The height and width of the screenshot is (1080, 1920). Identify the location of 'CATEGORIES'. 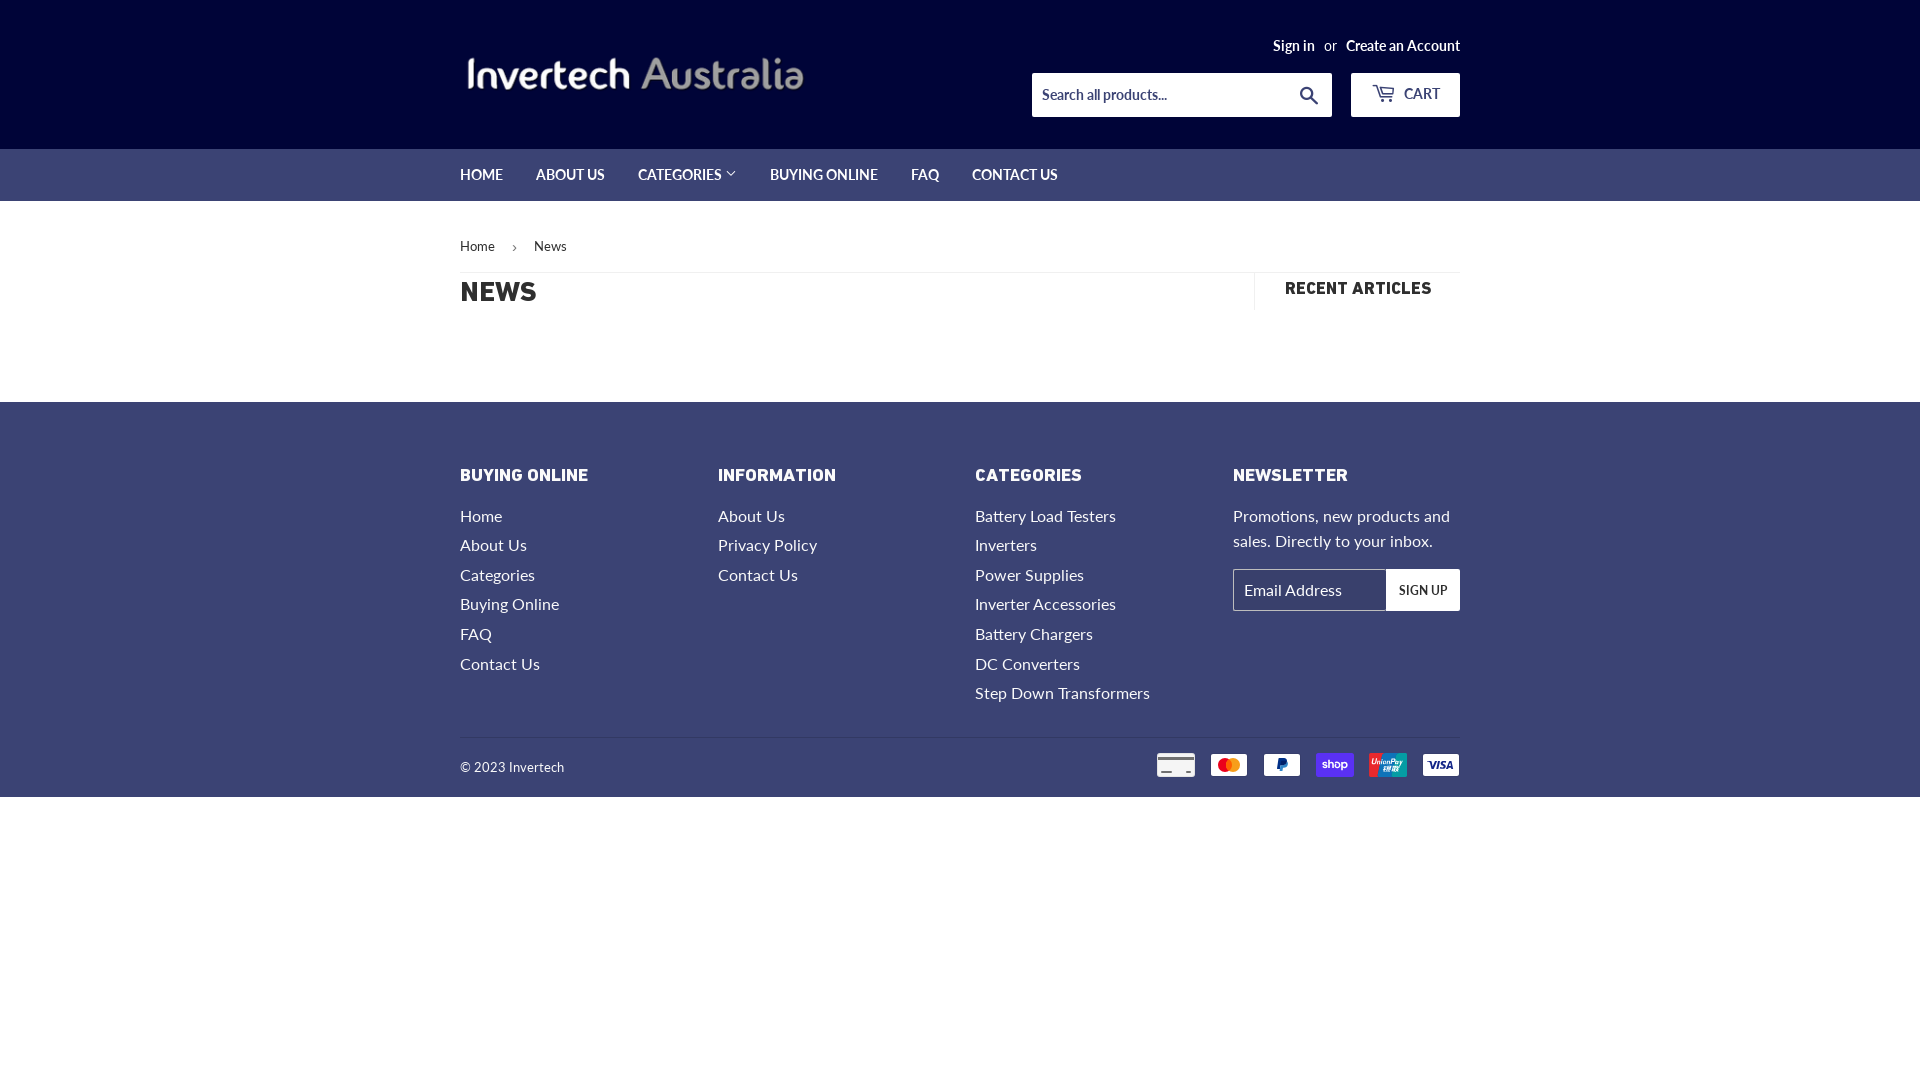
(622, 173).